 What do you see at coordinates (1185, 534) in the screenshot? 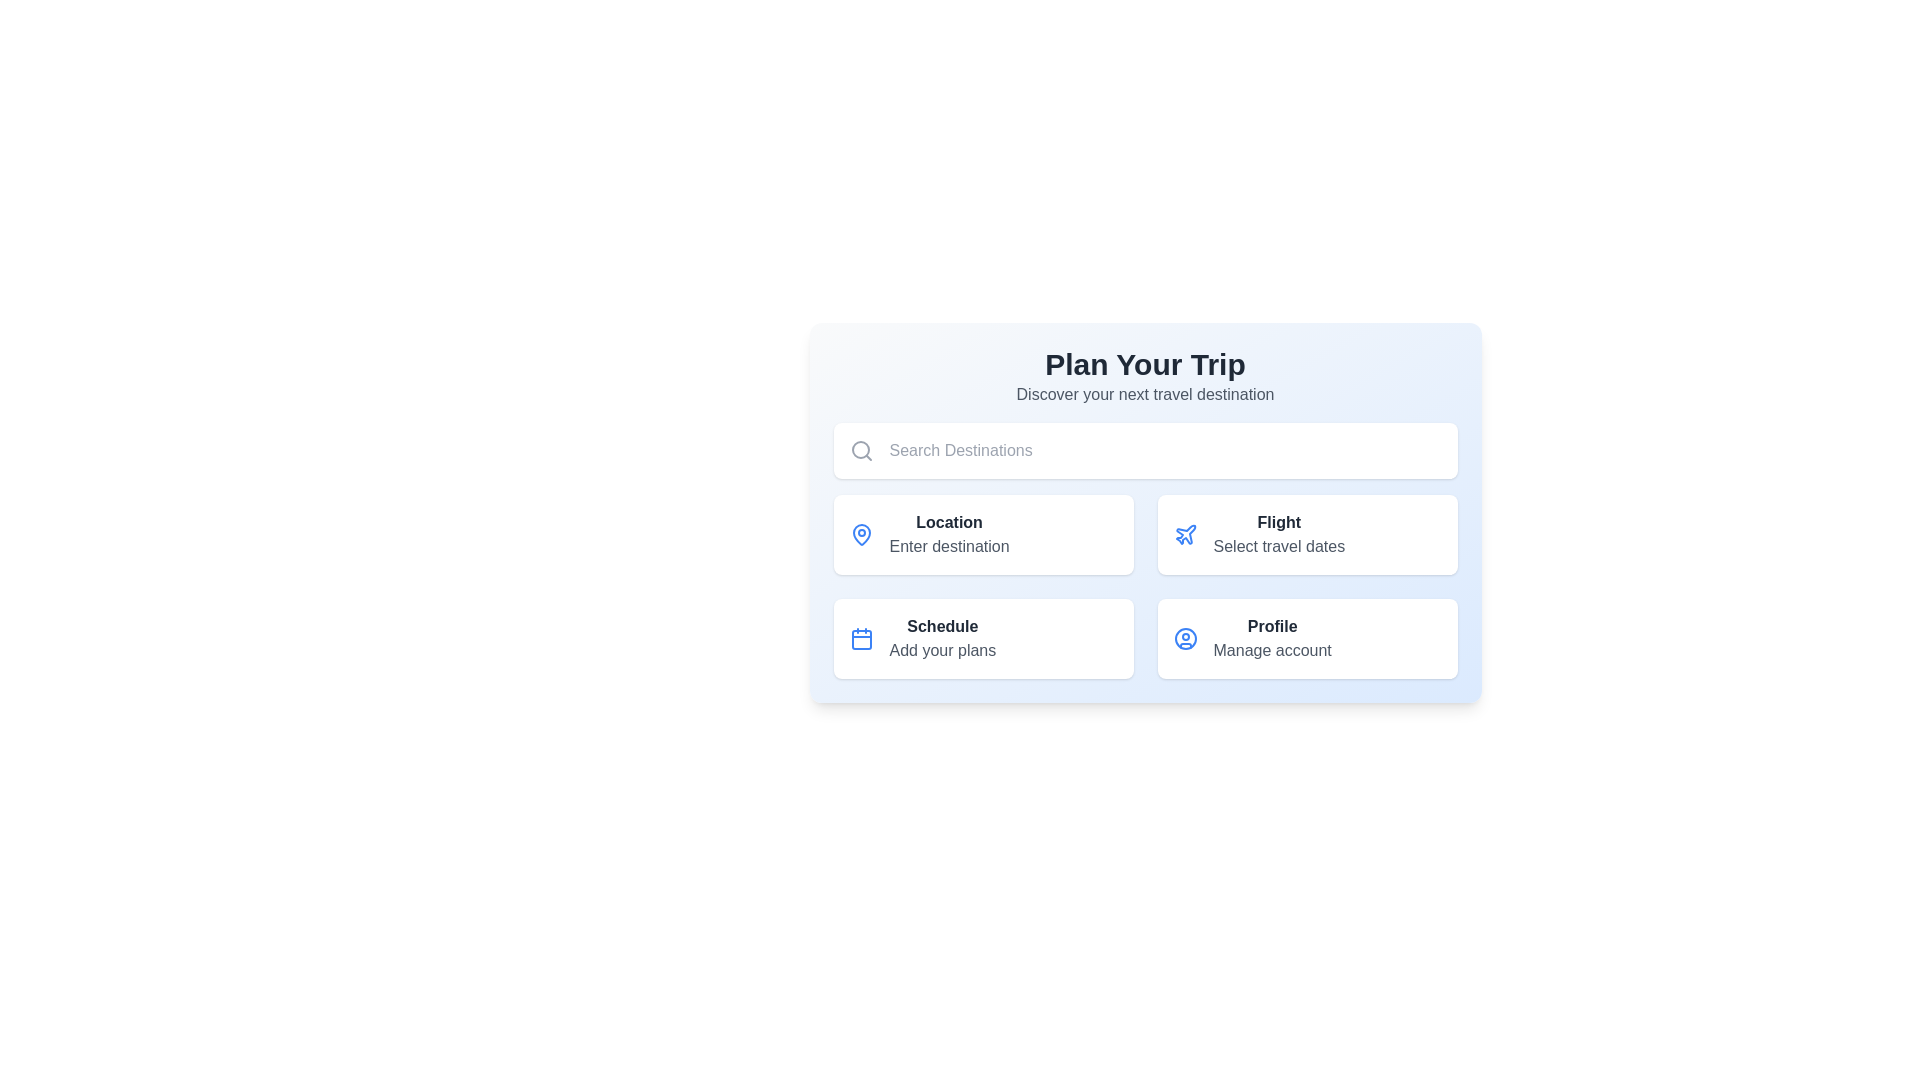
I see `the flight options icon located within the 'Flight' button in the grid layout, positioned to the left of the button's text` at bounding box center [1185, 534].